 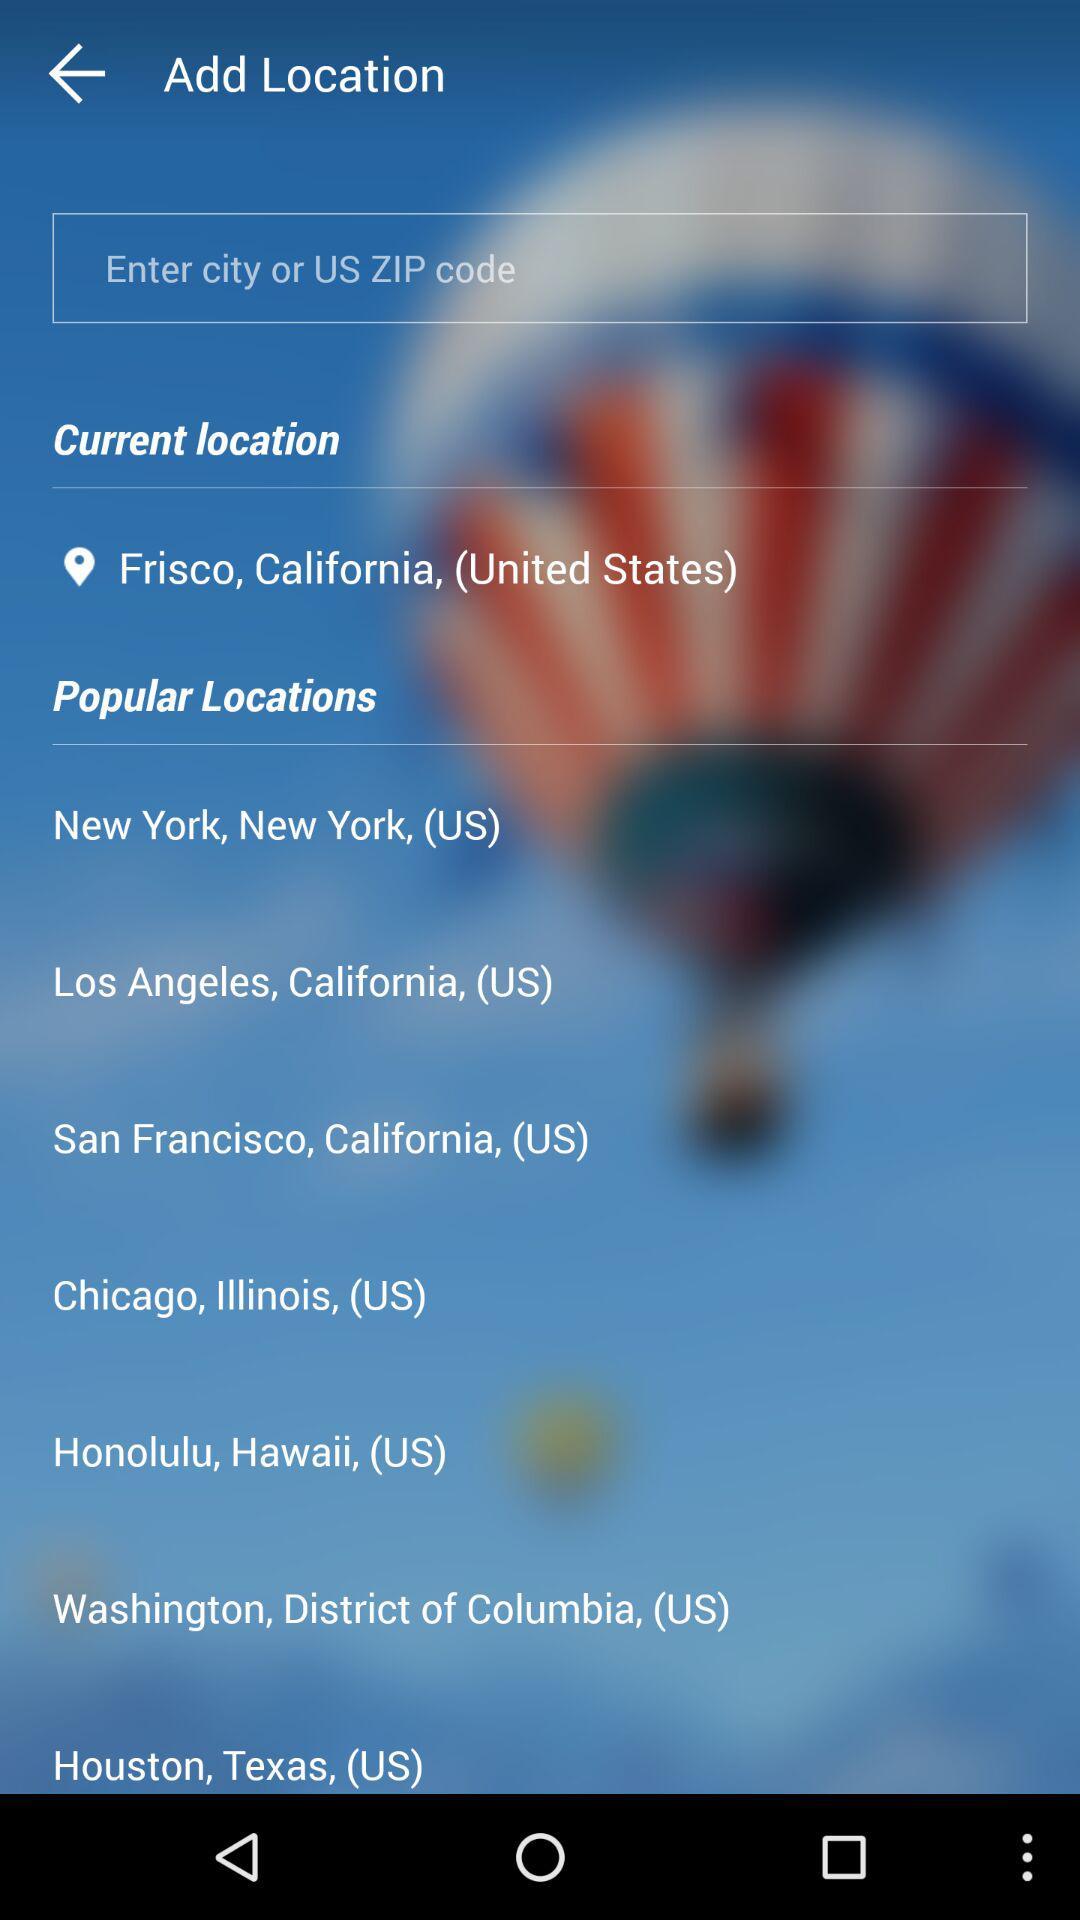 What do you see at coordinates (540, 267) in the screenshot?
I see `city or zip` at bounding box center [540, 267].